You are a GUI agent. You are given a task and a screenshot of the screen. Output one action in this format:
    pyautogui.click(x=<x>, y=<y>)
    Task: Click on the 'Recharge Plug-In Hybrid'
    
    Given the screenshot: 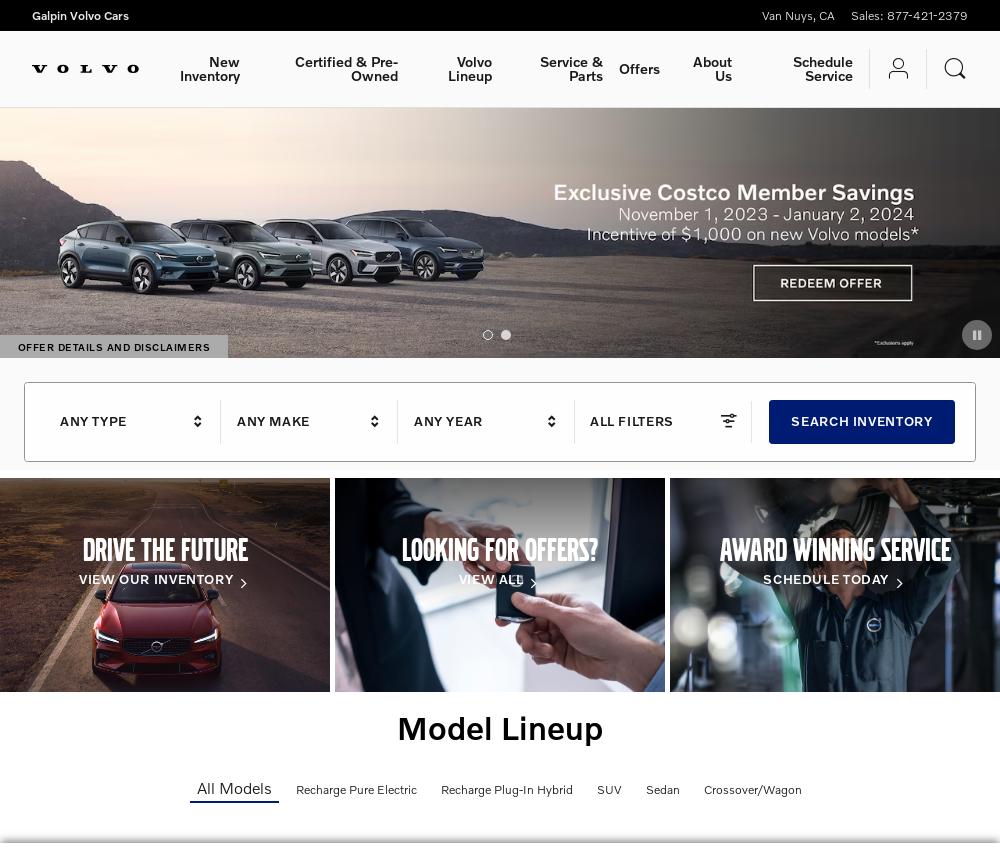 What is the action you would take?
    pyautogui.click(x=439, y=788)
    